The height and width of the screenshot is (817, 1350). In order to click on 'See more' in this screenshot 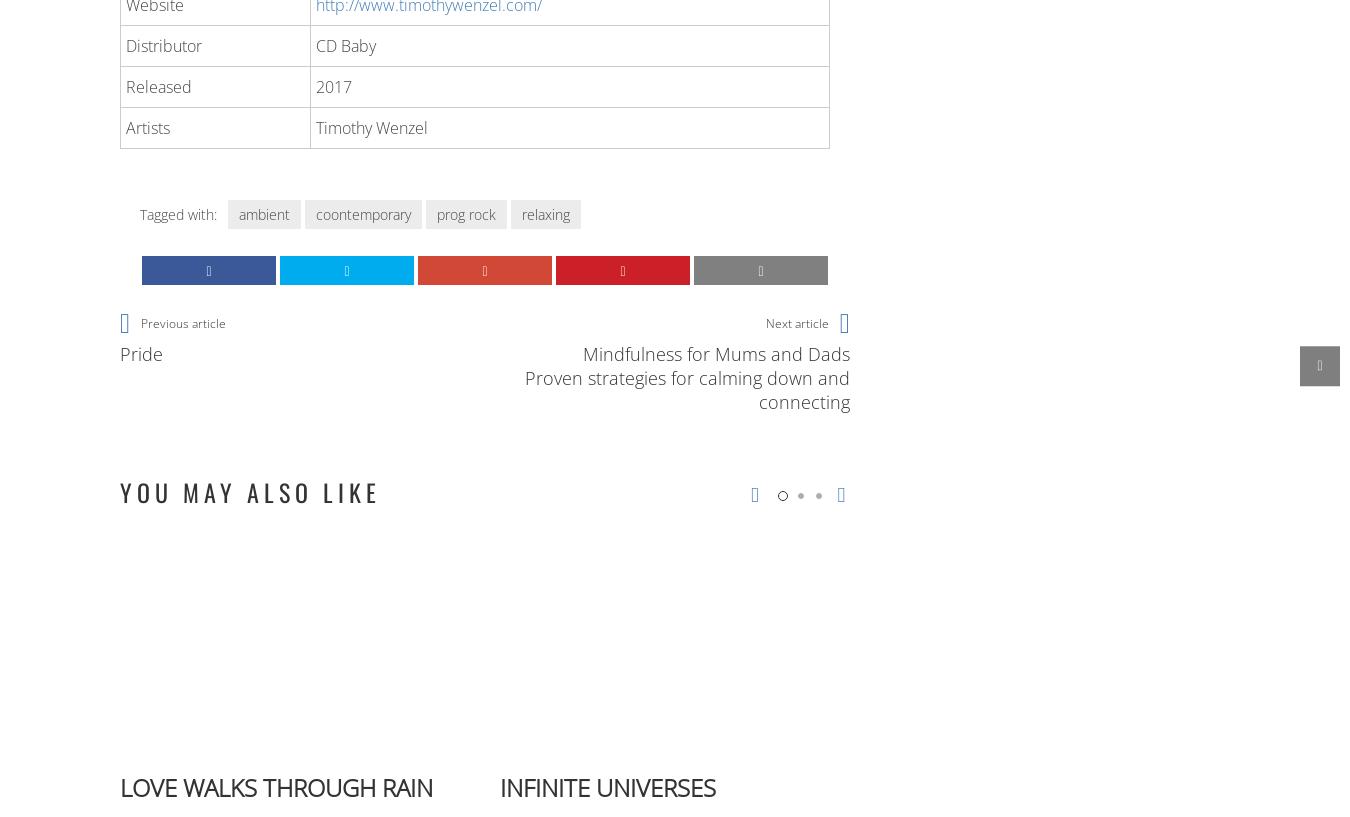, I will do `click(150, 325)`.